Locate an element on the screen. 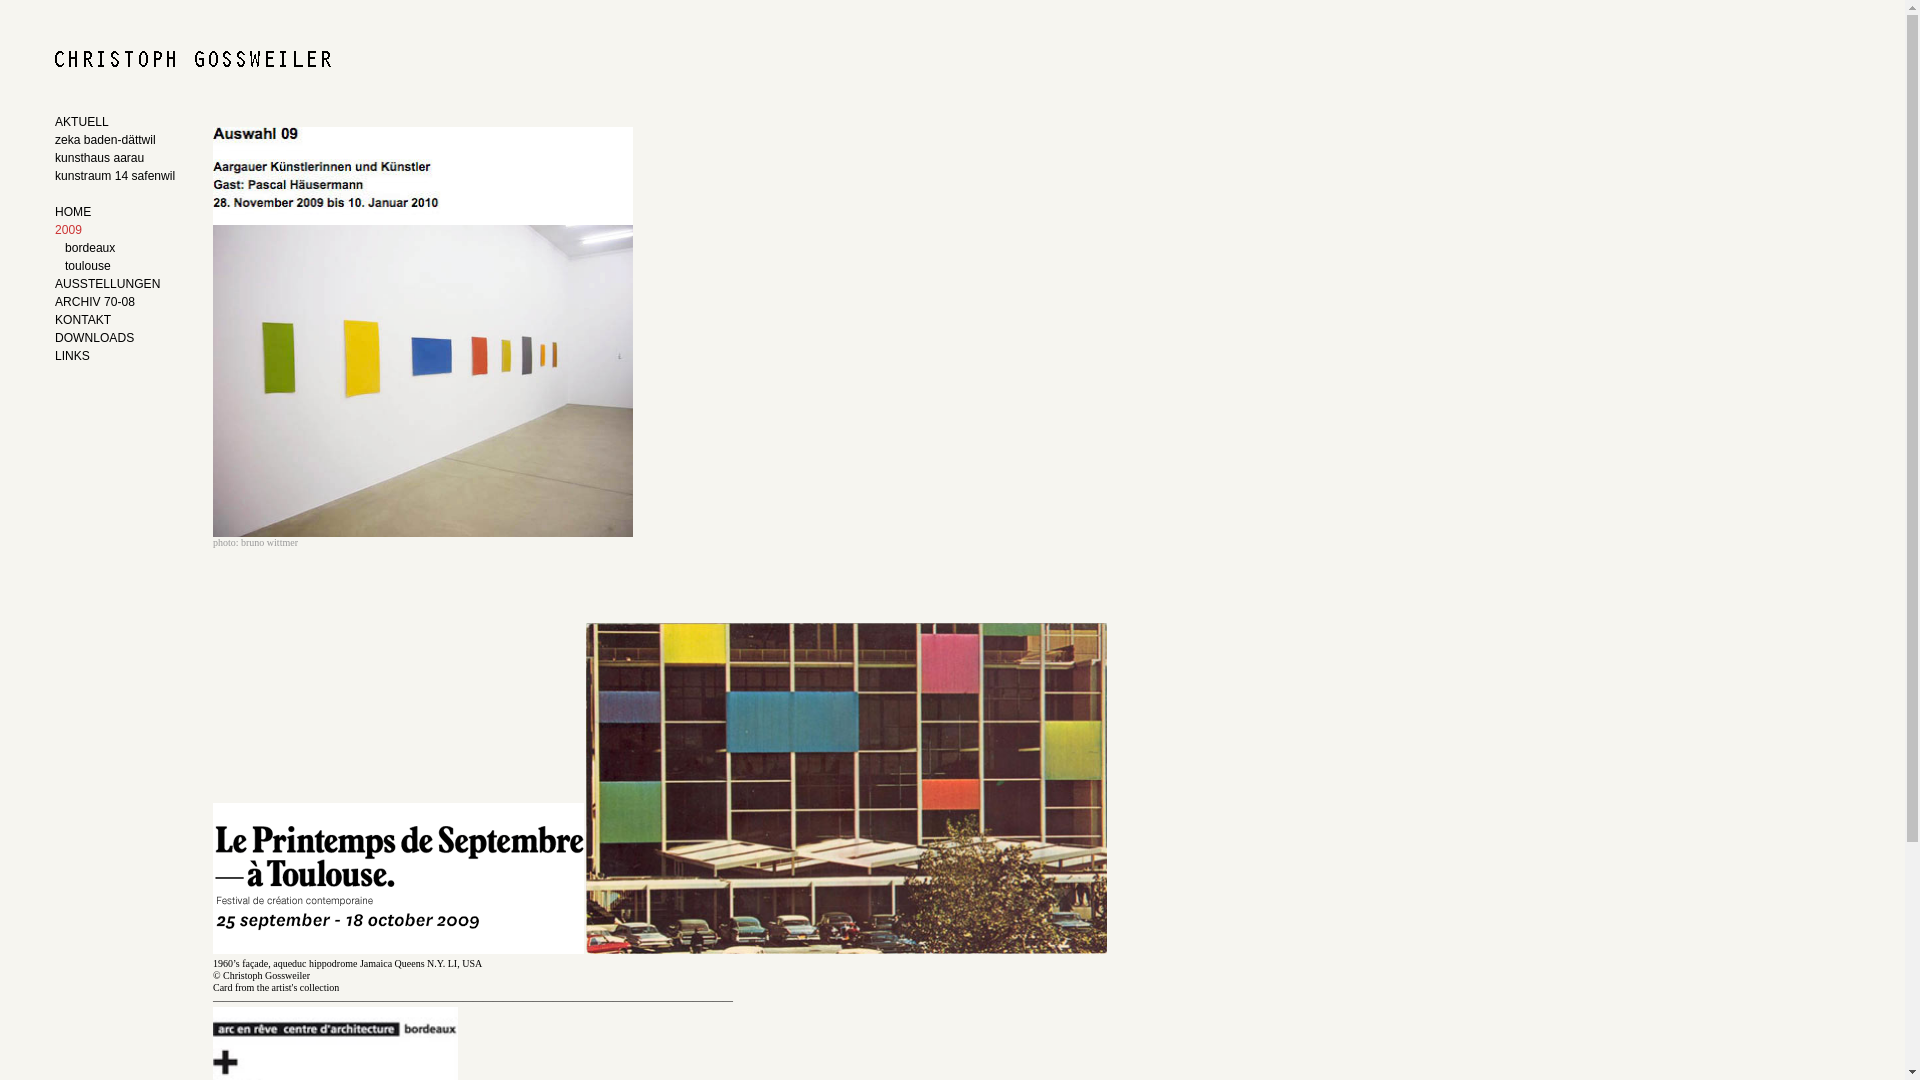 This screenshot has width=1920, height=1080. 'kunsthaus aarau' is located at coordinates (116, 158).